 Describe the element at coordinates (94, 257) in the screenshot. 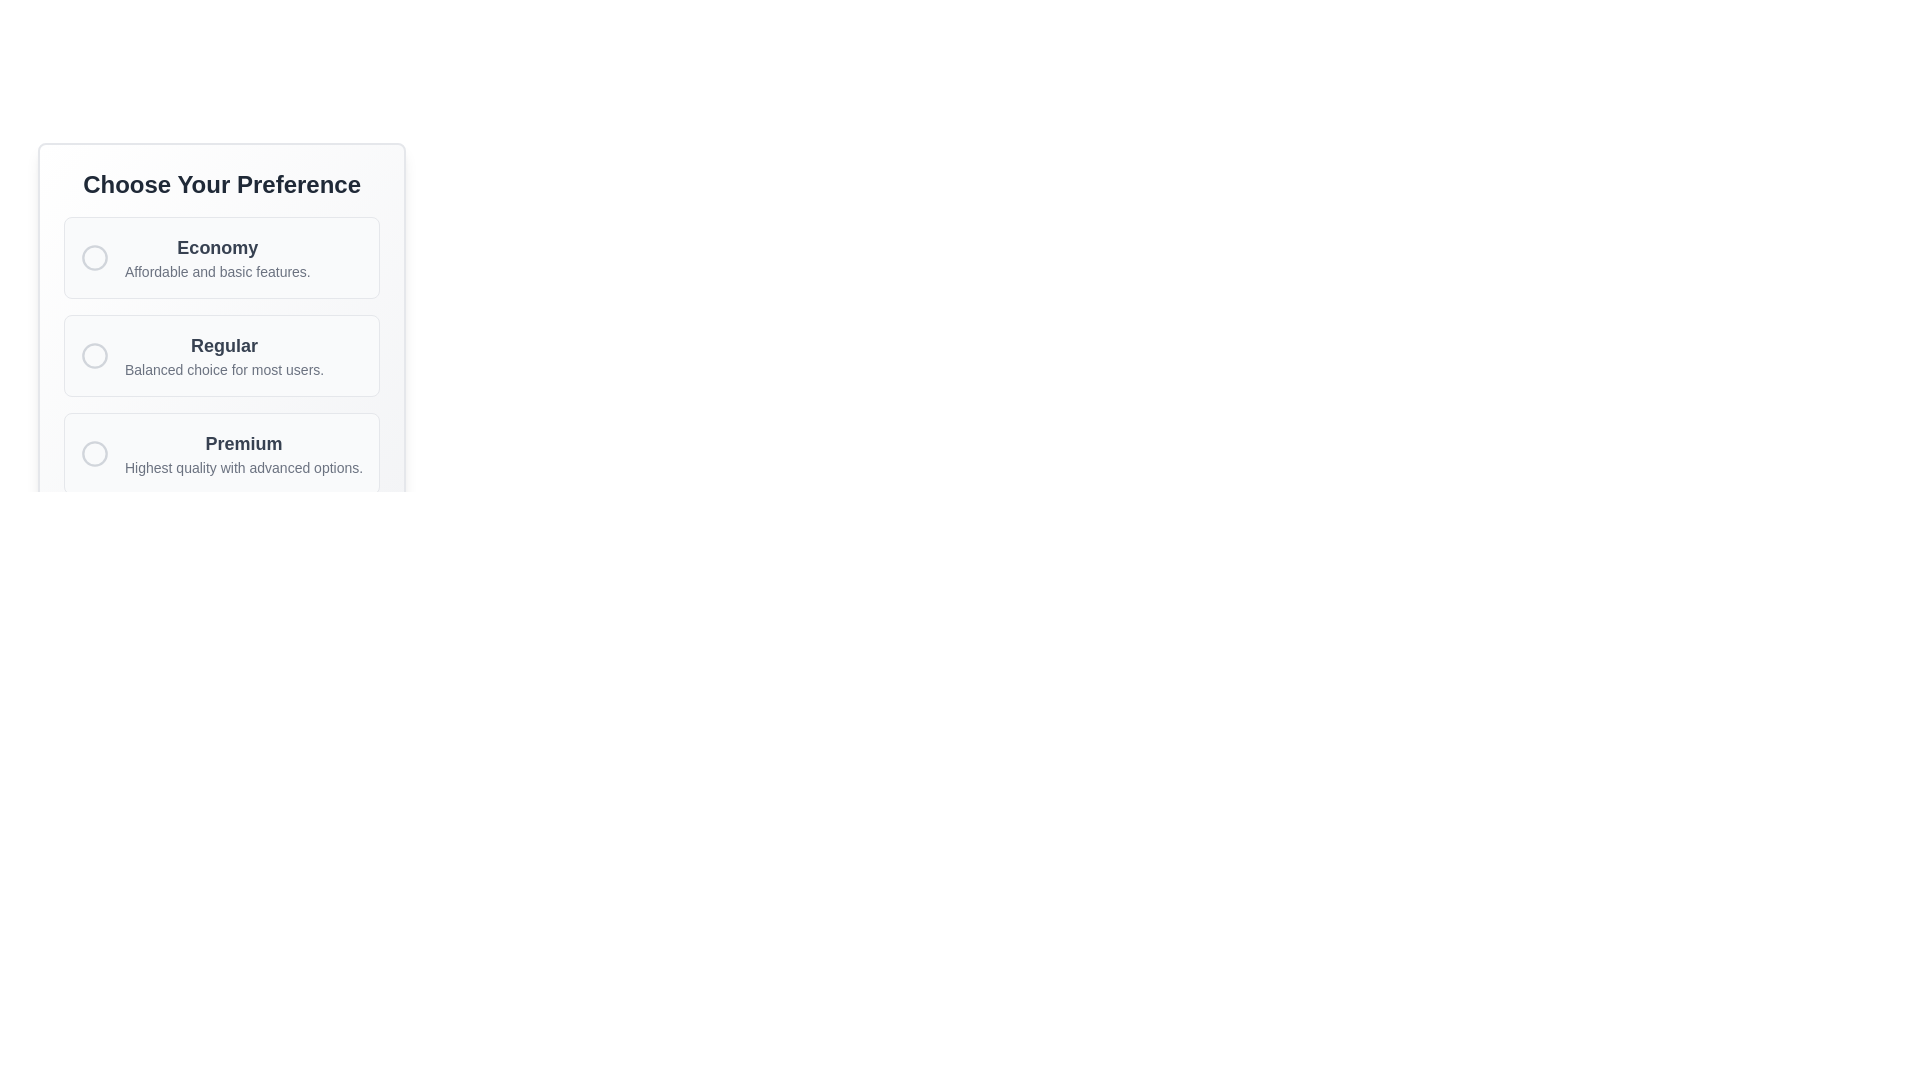

I see `the first radio button next to the 'Economy' option` at that location.